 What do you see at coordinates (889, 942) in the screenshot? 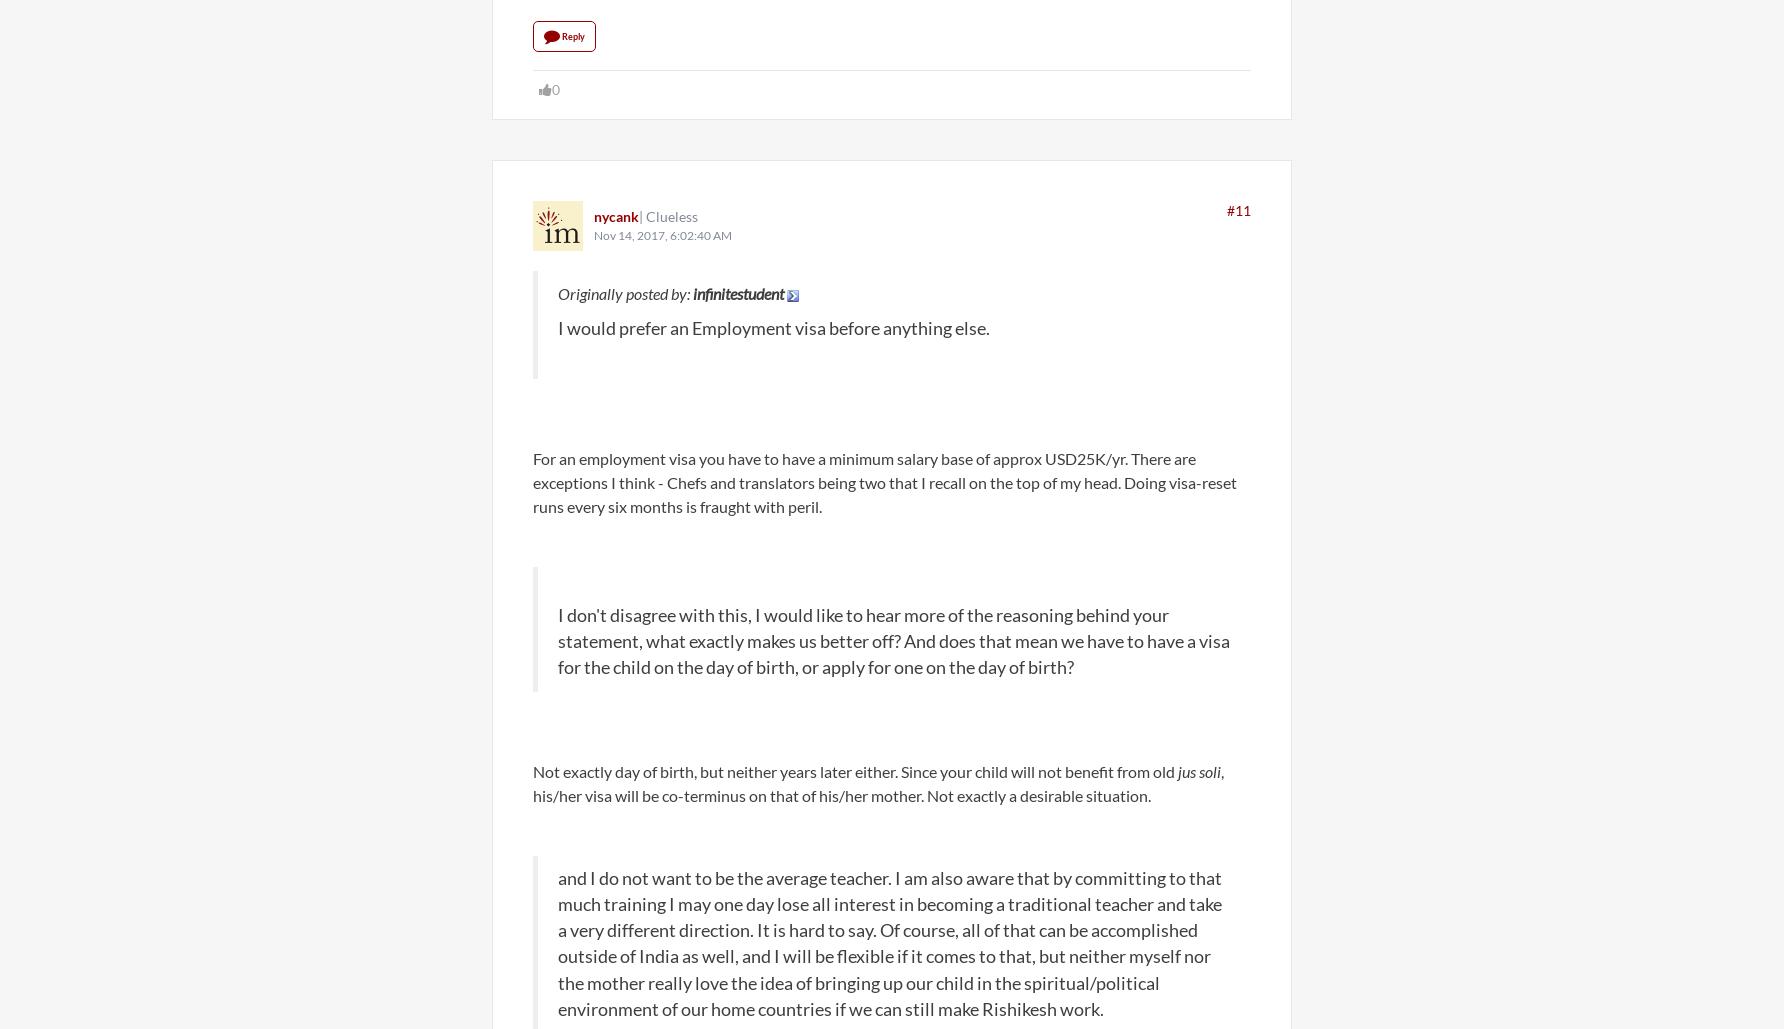
I see `'and I do not want to be the average teacher. I am also aware that by committing to that much training I may one day lose all interest in becoming a traditional teacher and take a very different direction. It is hard to say. Of course, all of that can be accomplished outside of India as well, and I will be flexible if it comes to that, but neither myself nor the mother really love the idea of bringing up our child in the spiritual/political environment of our home countries if we can still make Rishikesh work.'` at bounding box center [889, 942].